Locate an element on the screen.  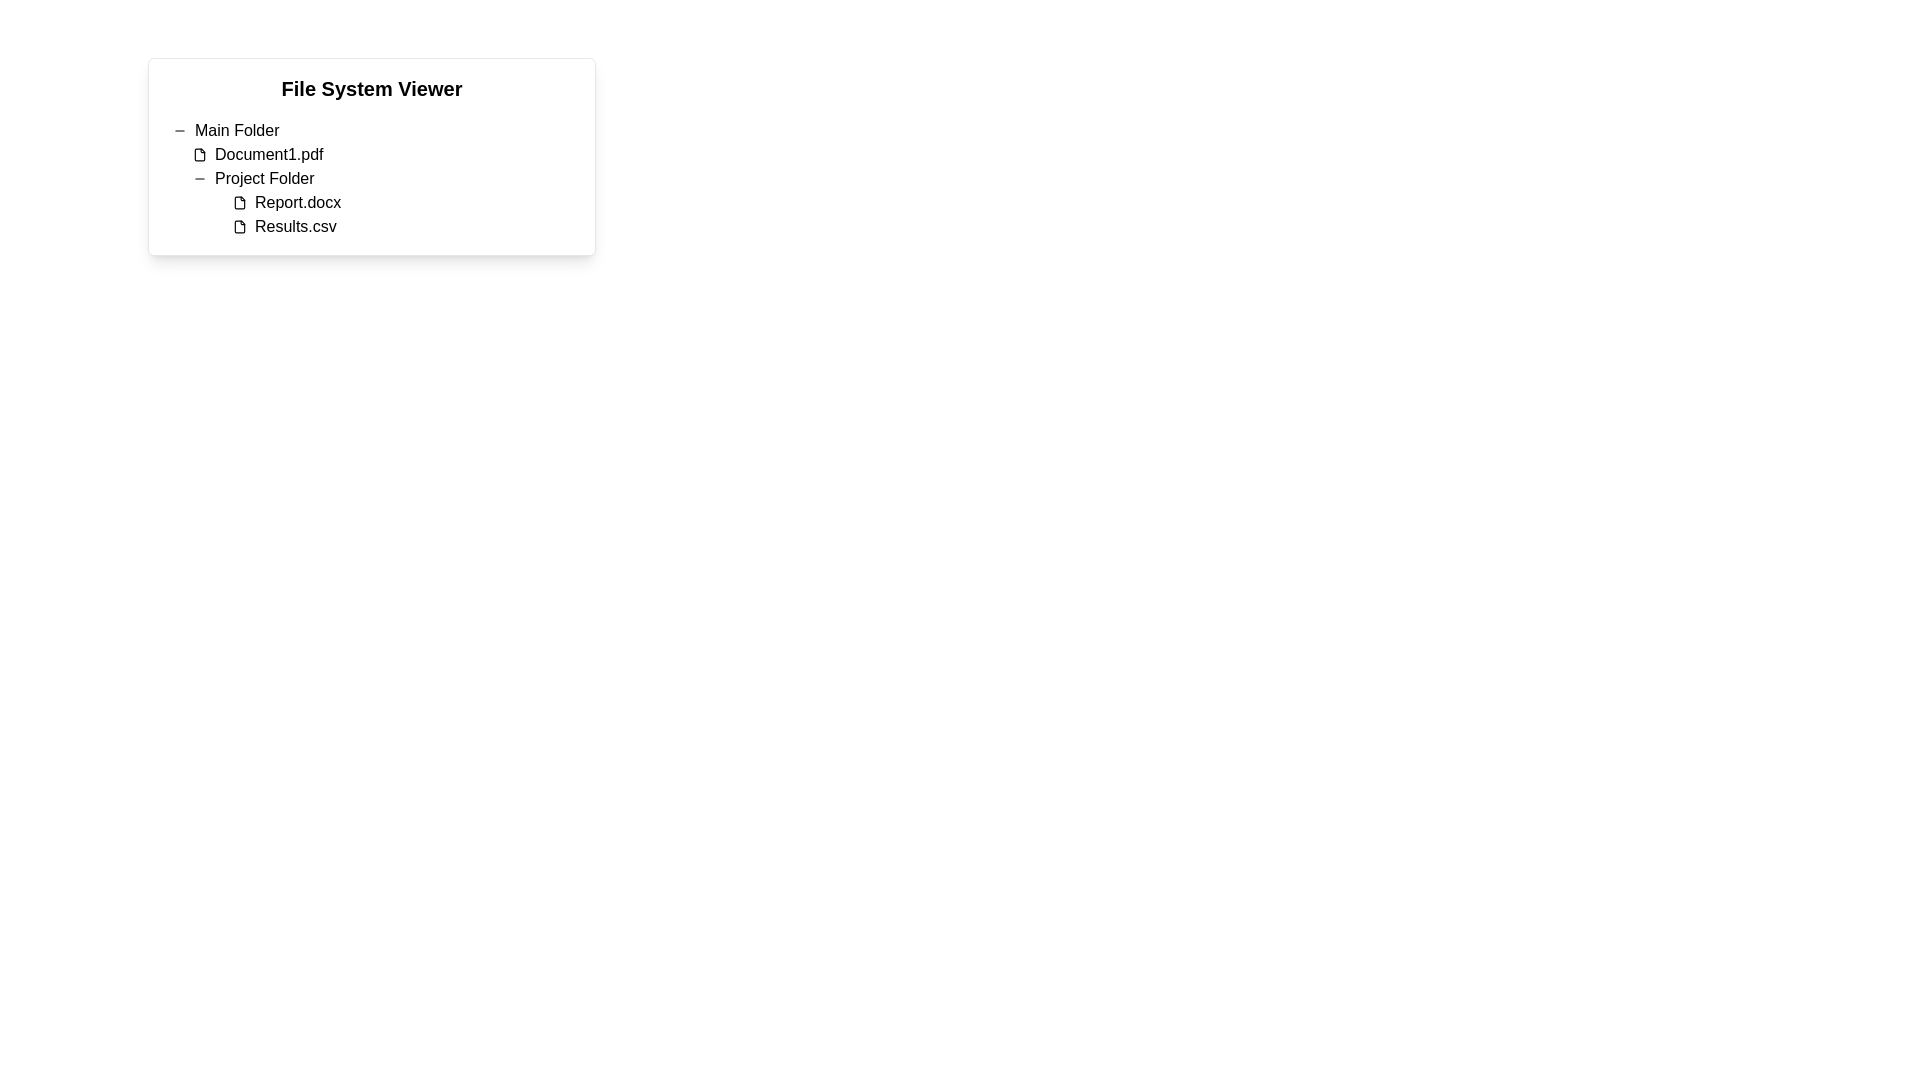
the text label representing the file titled 'Document1.pdf' is located at coordinates (268, 153).